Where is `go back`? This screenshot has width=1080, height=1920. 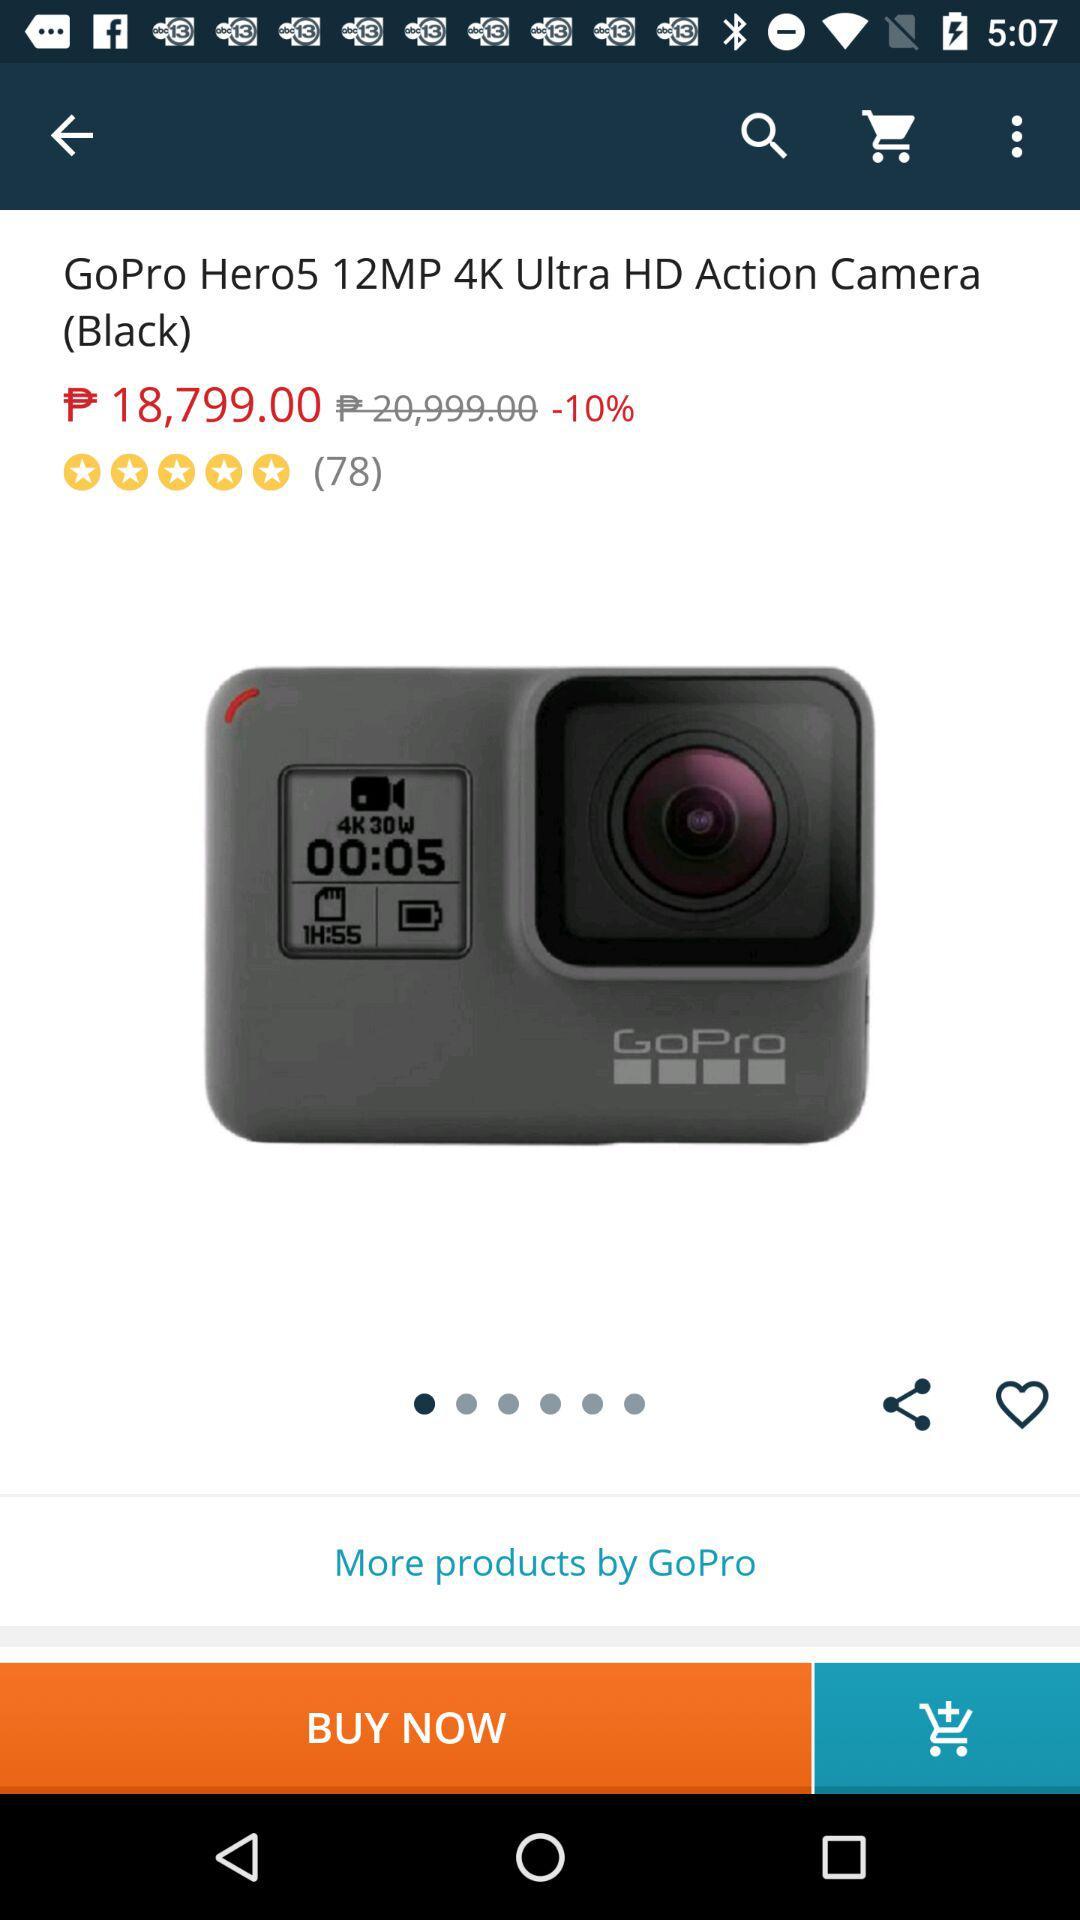 go back is located at coordinates (72, 135).